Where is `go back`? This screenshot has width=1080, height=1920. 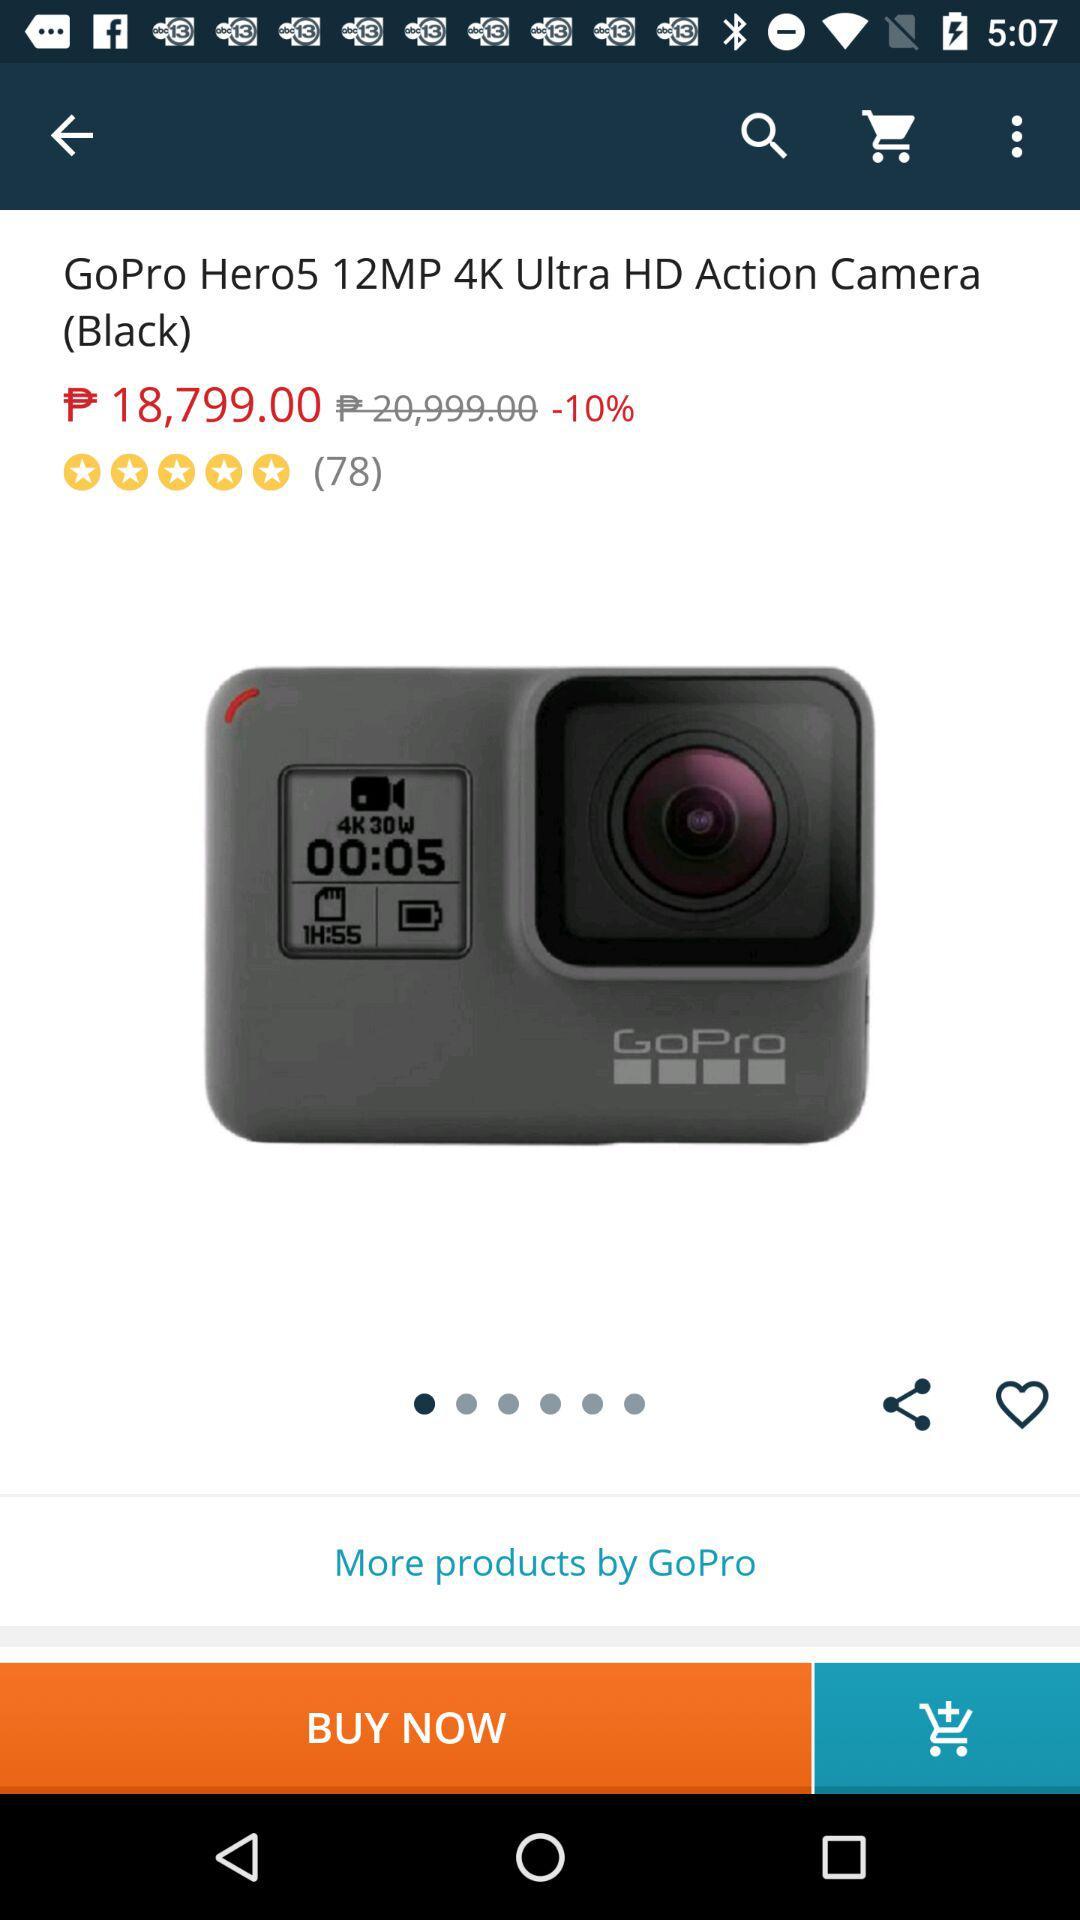 go back is located at coordinates (72, 135).